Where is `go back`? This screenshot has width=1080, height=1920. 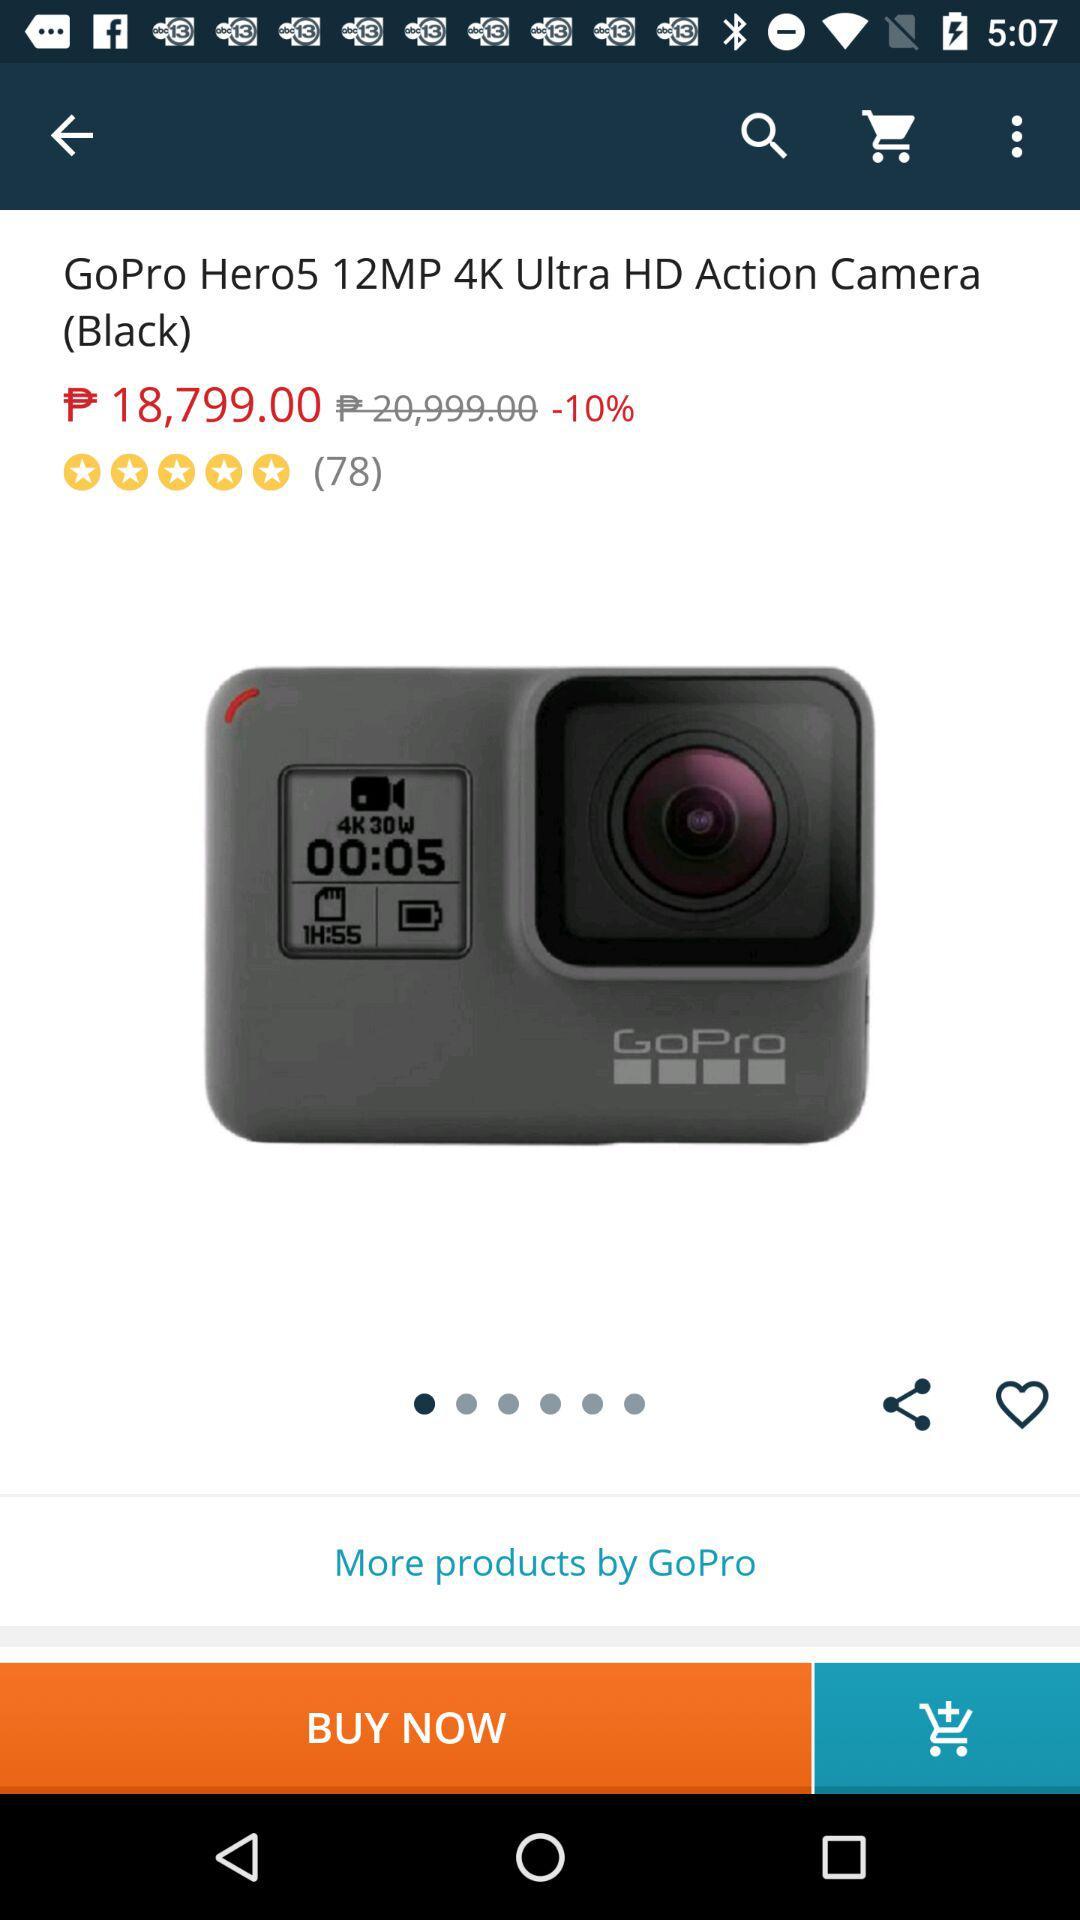 go back is located at coordinates (72, 135).